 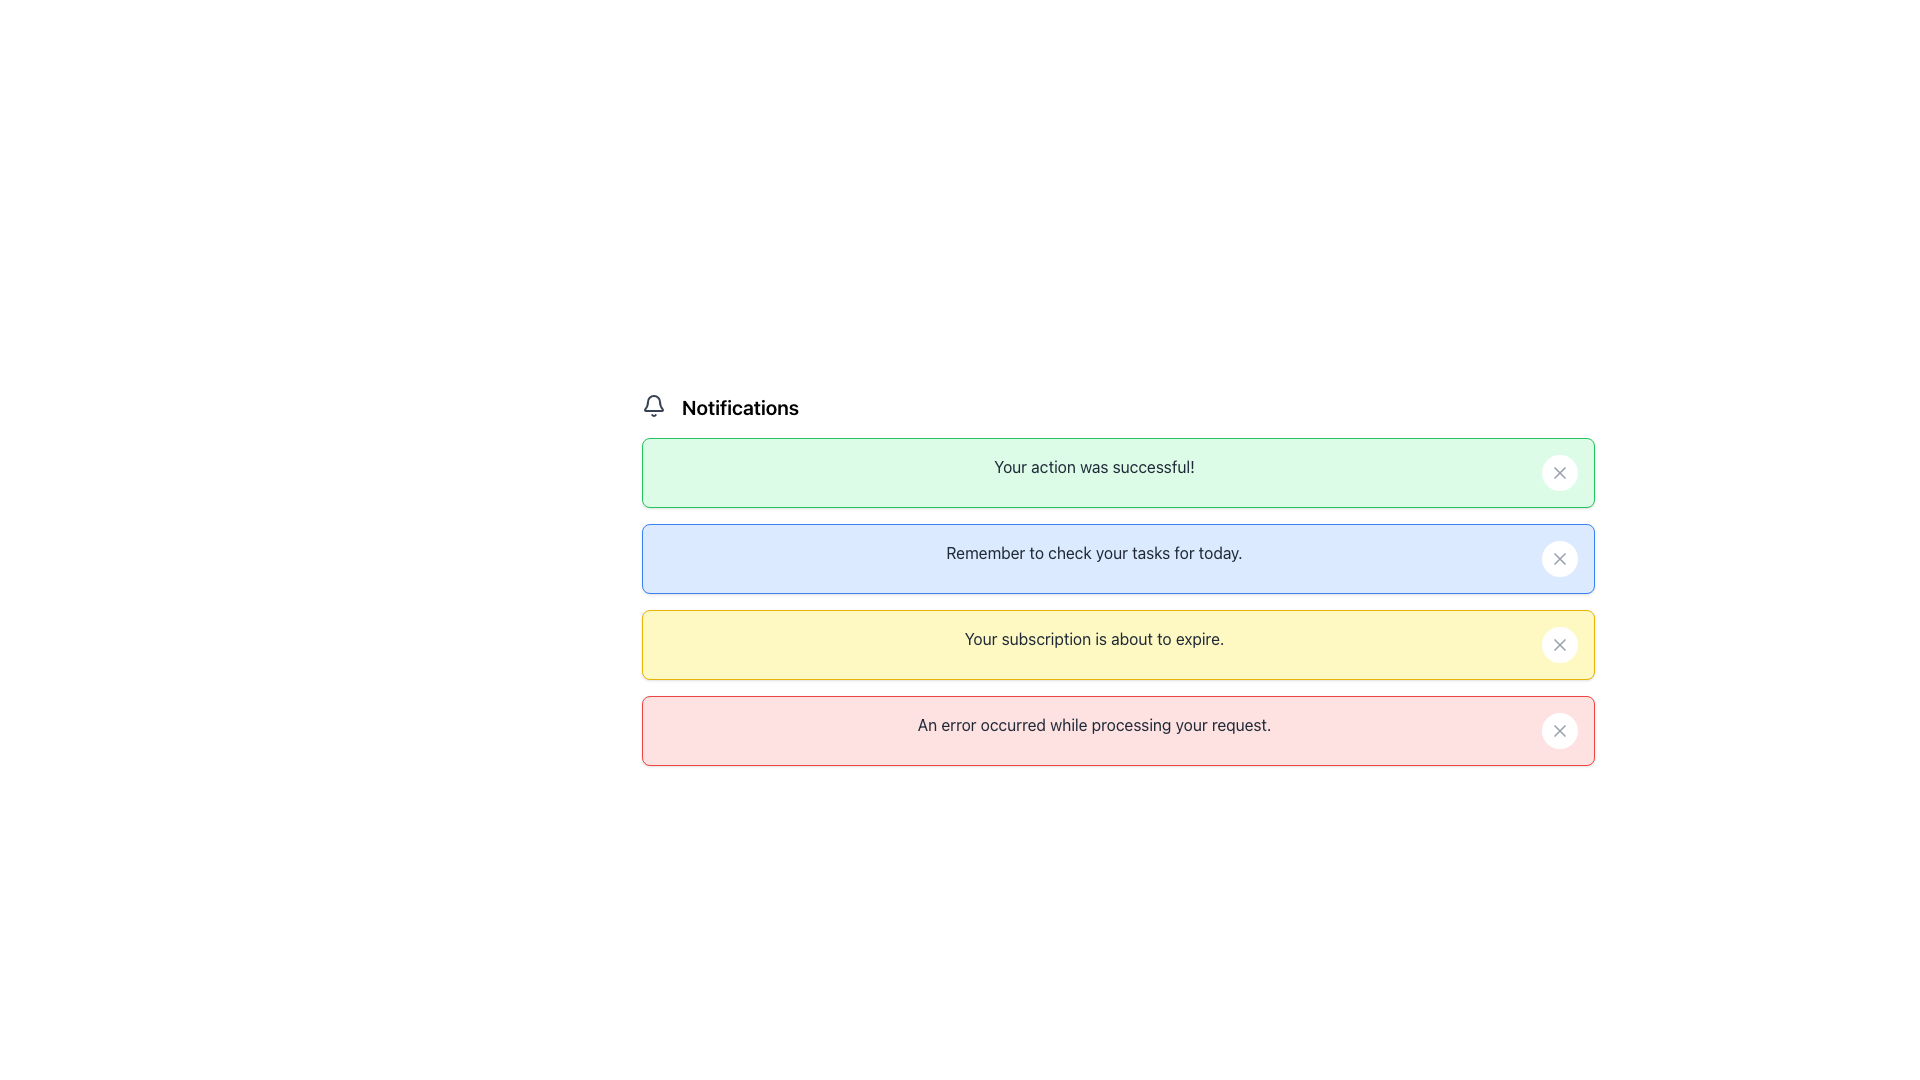 I want to click on the small rounded button with a white background and an 'X' icon, so click(x=1559, y=644).